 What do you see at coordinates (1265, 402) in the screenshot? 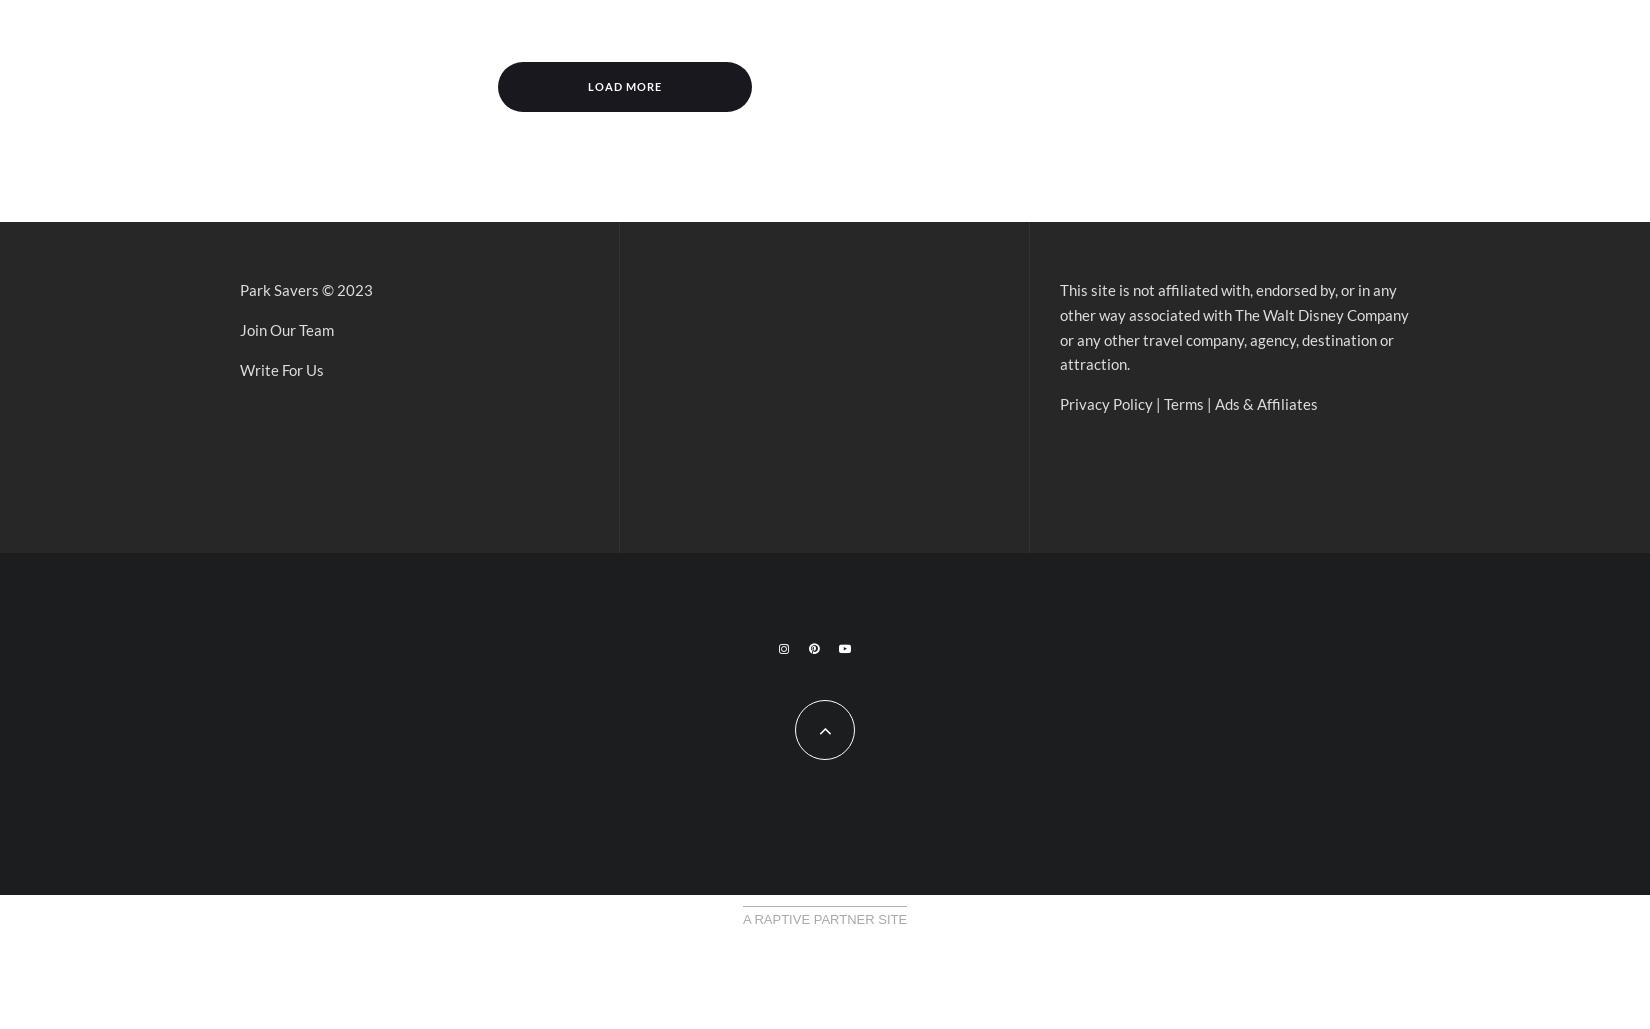
I see `'Ads & Affiliates'` at bounding box center [1265, 402].